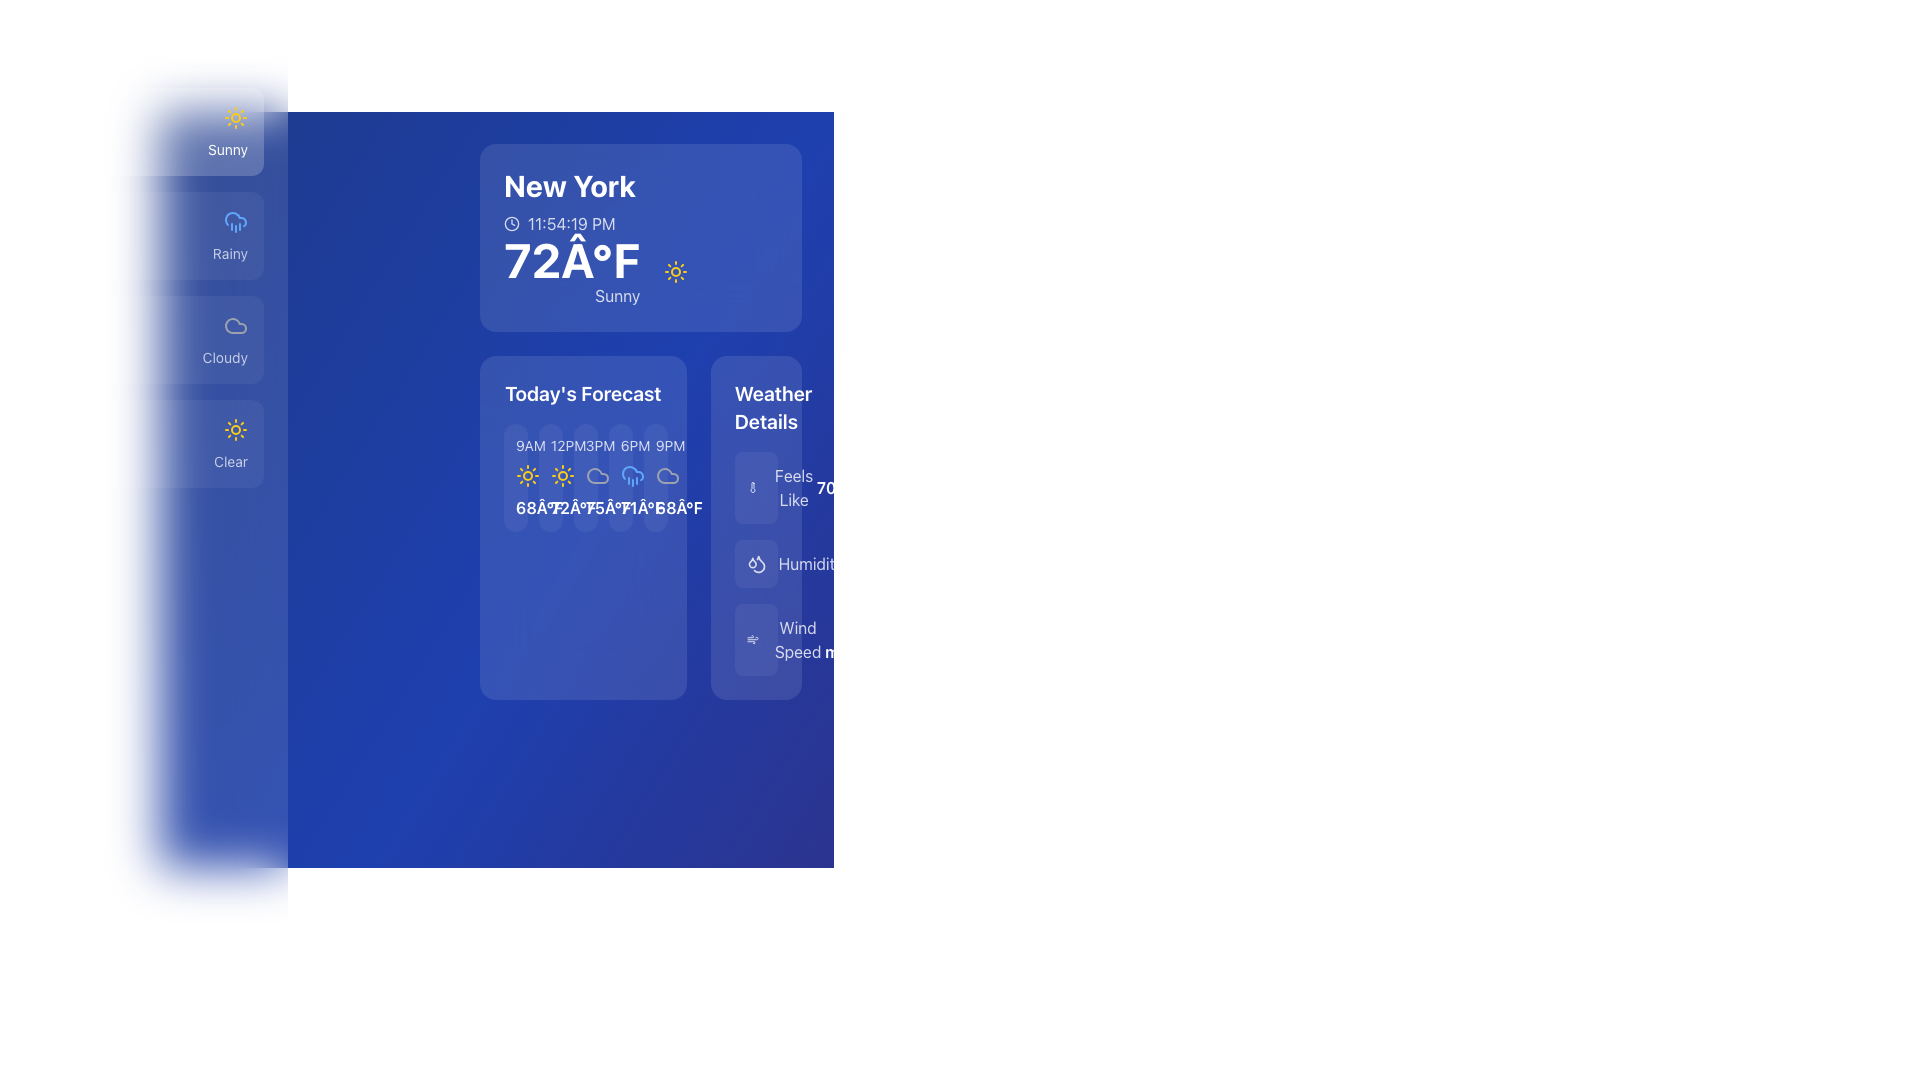 This screenshot has width=1920, height=1080. I want to click on the visual state of the sunny weather icon located in the 'Today's Forecast' section, which is the first icon in the row of weather symbols, so click(561, 475).